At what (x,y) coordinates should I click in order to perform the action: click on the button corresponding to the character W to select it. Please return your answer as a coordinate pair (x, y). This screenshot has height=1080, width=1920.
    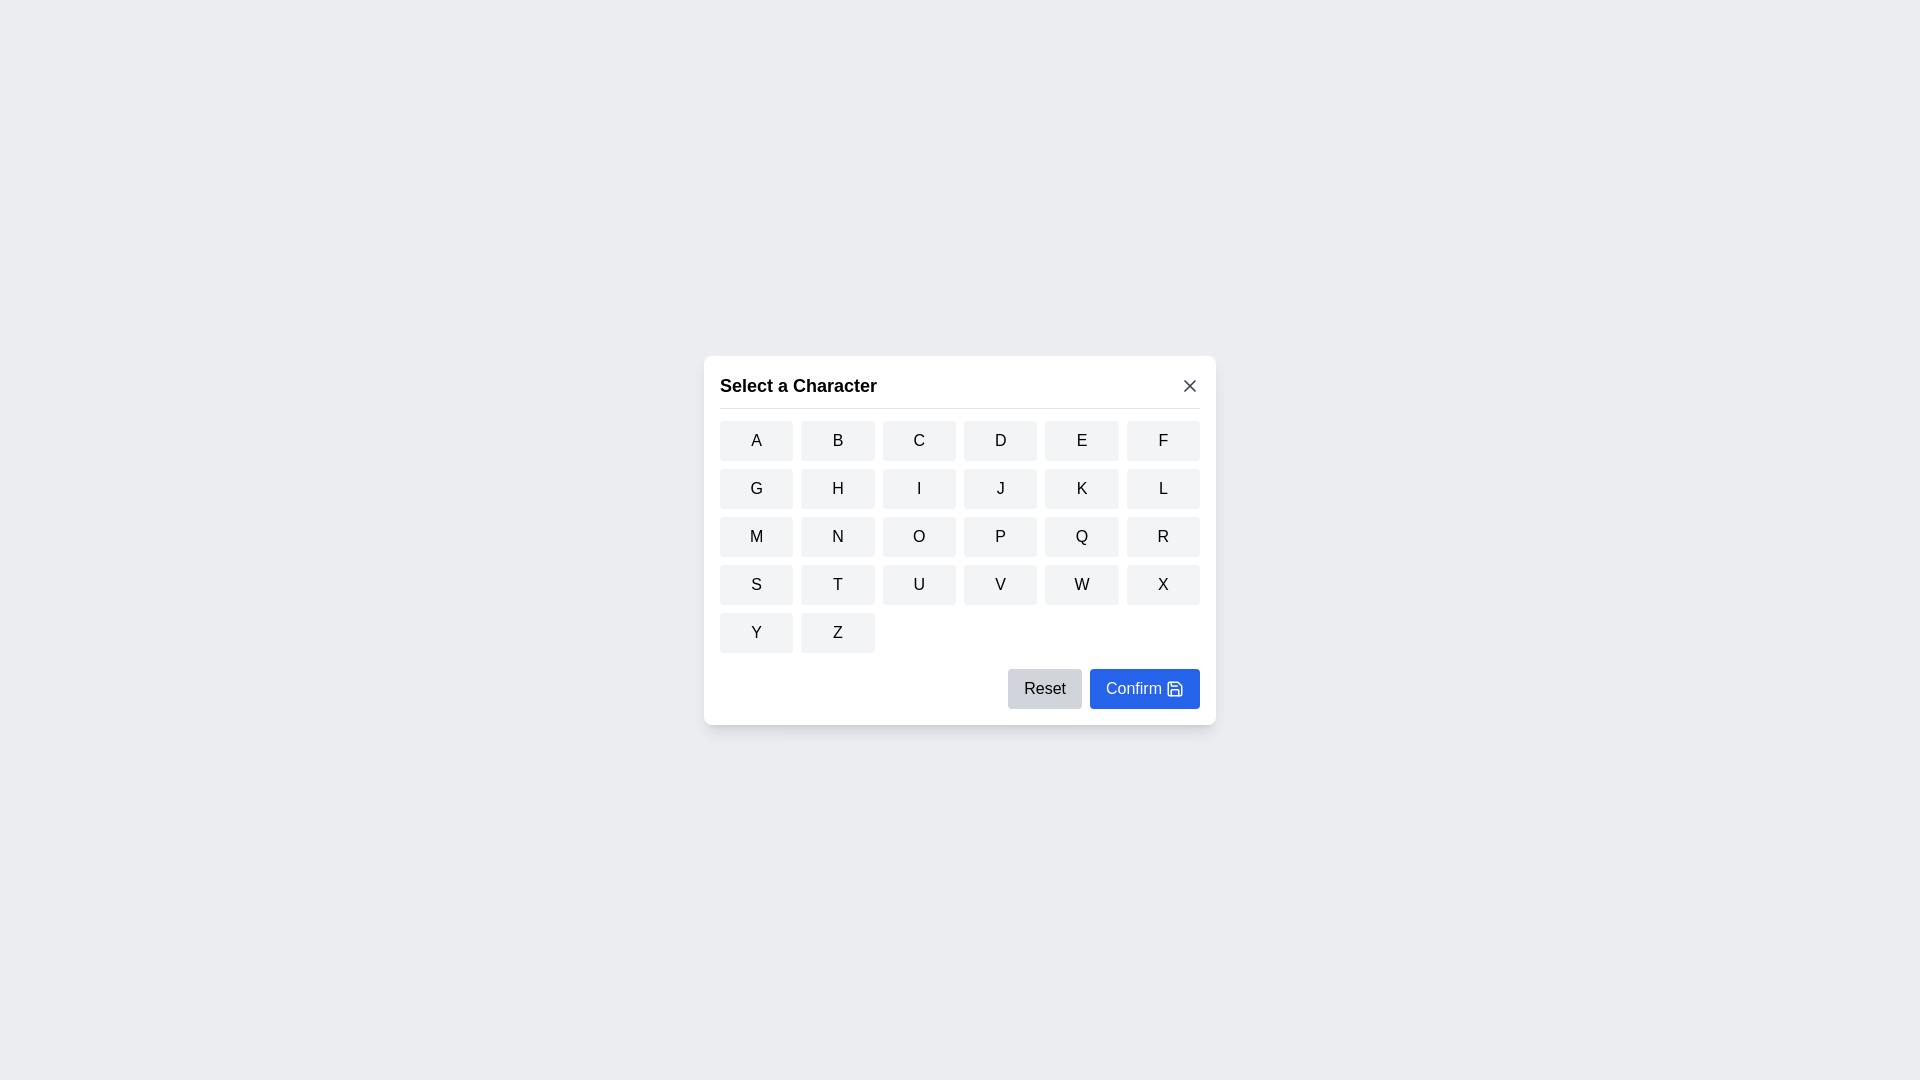
    Looking at the image, I should click on (1080, 583).